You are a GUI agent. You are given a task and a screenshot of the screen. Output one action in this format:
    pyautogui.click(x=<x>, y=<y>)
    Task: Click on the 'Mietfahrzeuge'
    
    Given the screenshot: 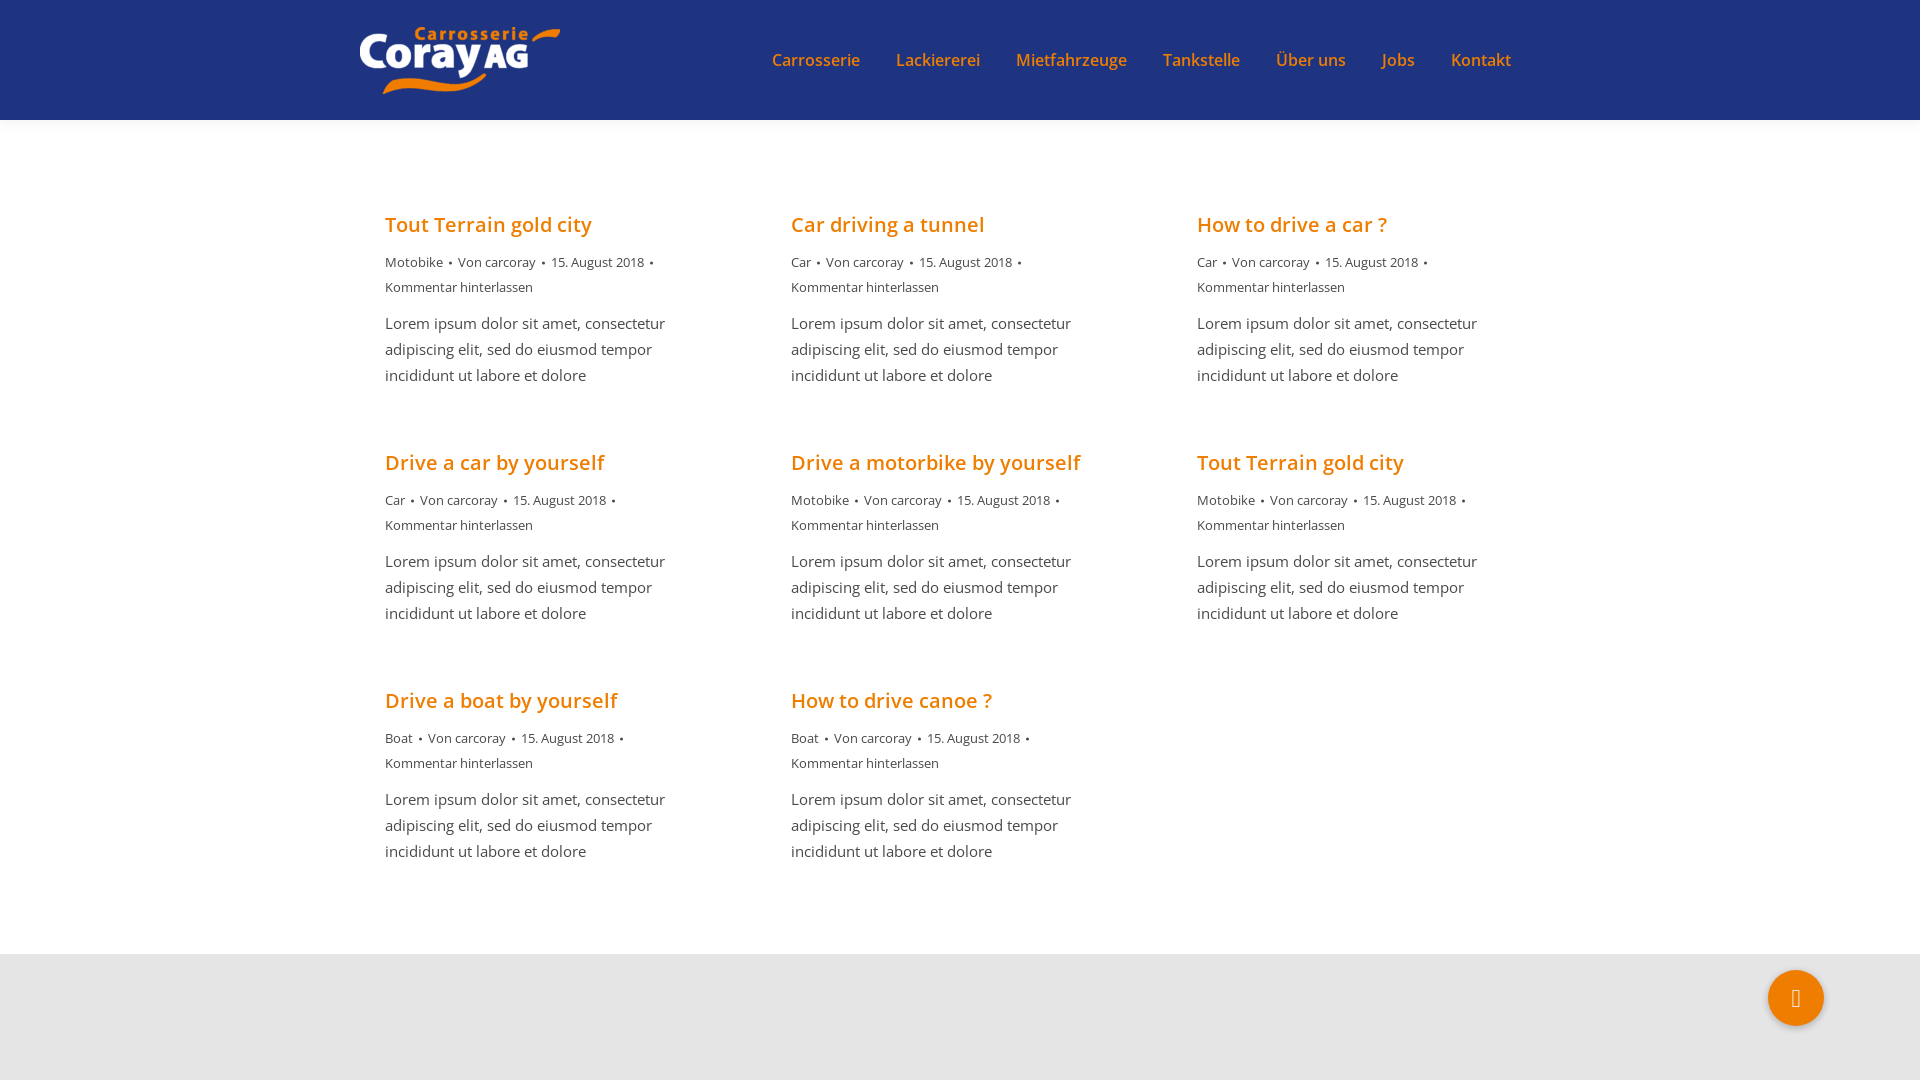 What is the action you would take?
    pyautogui.click(x=1012, y=59)
    